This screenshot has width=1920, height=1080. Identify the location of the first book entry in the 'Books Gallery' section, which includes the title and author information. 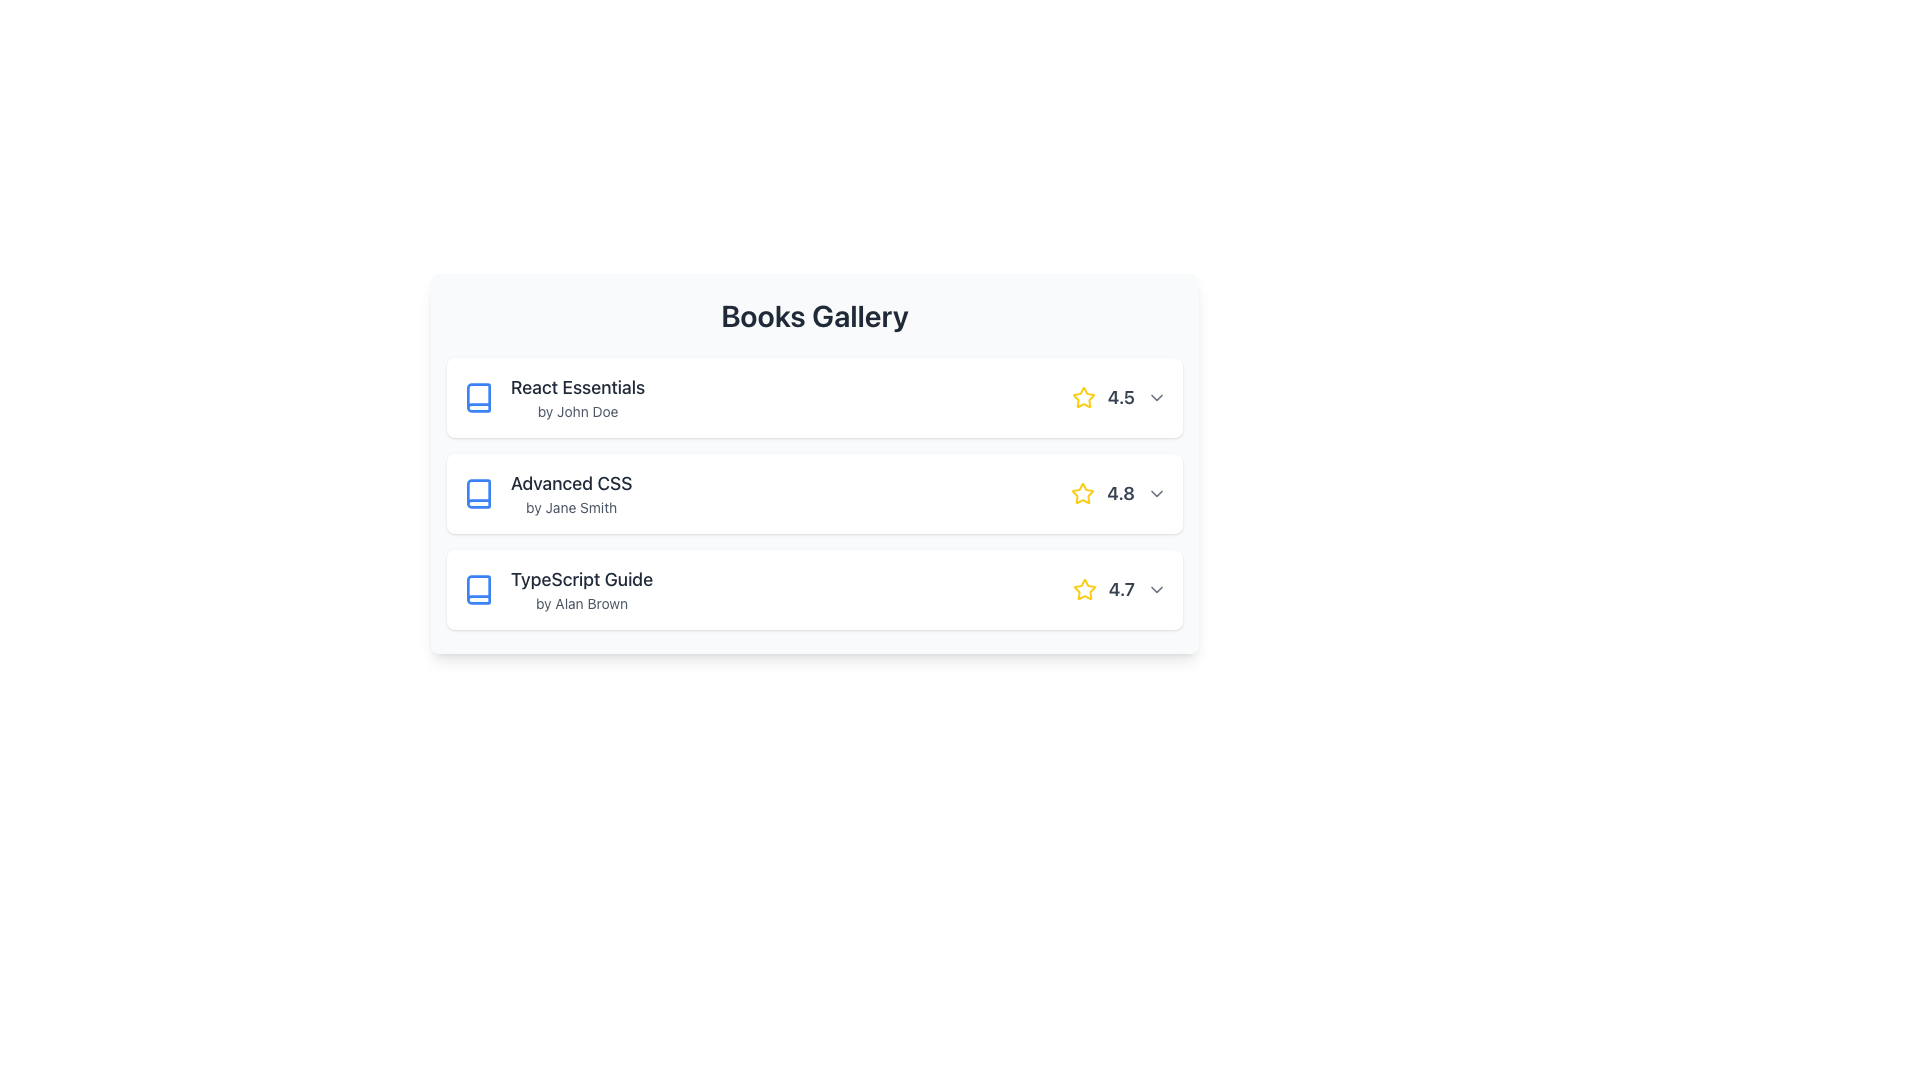
(554, 397).